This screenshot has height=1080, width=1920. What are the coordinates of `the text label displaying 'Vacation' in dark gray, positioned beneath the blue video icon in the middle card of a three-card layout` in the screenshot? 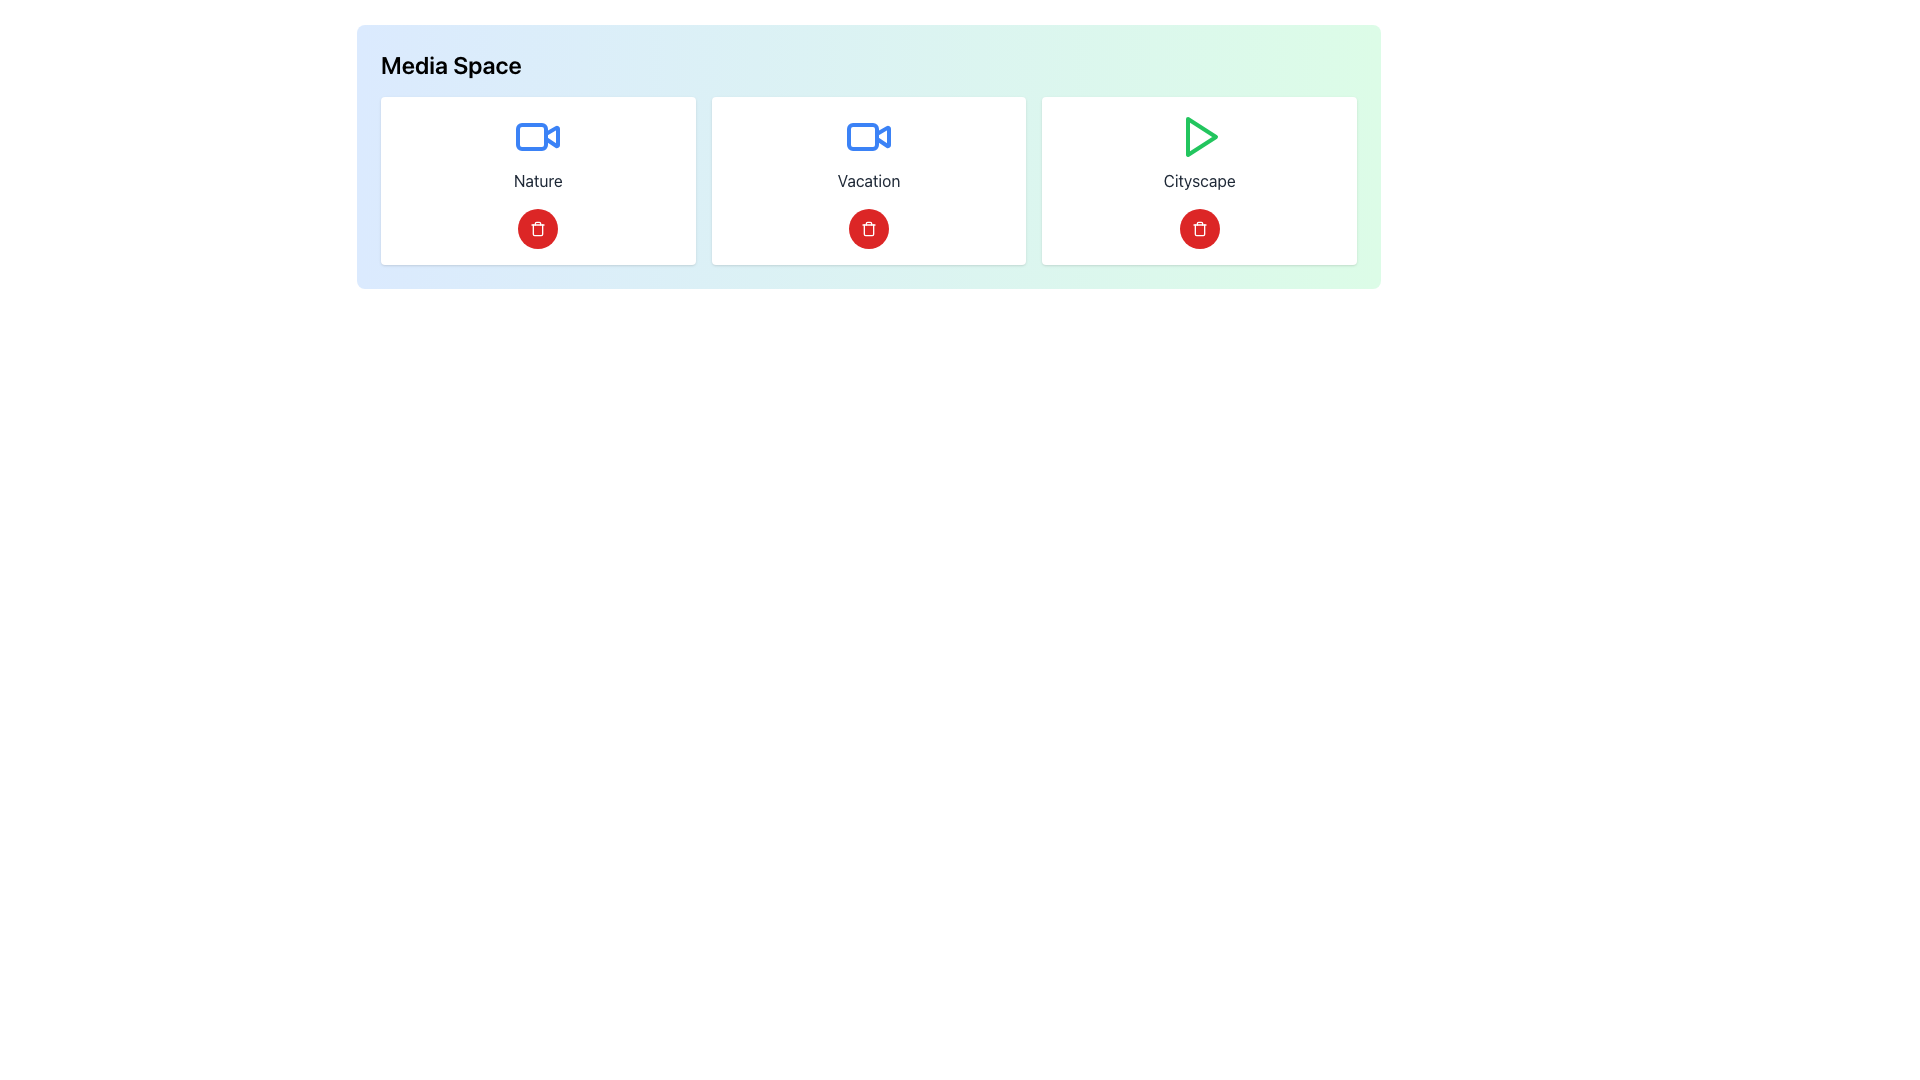 It's located at (868, 181).